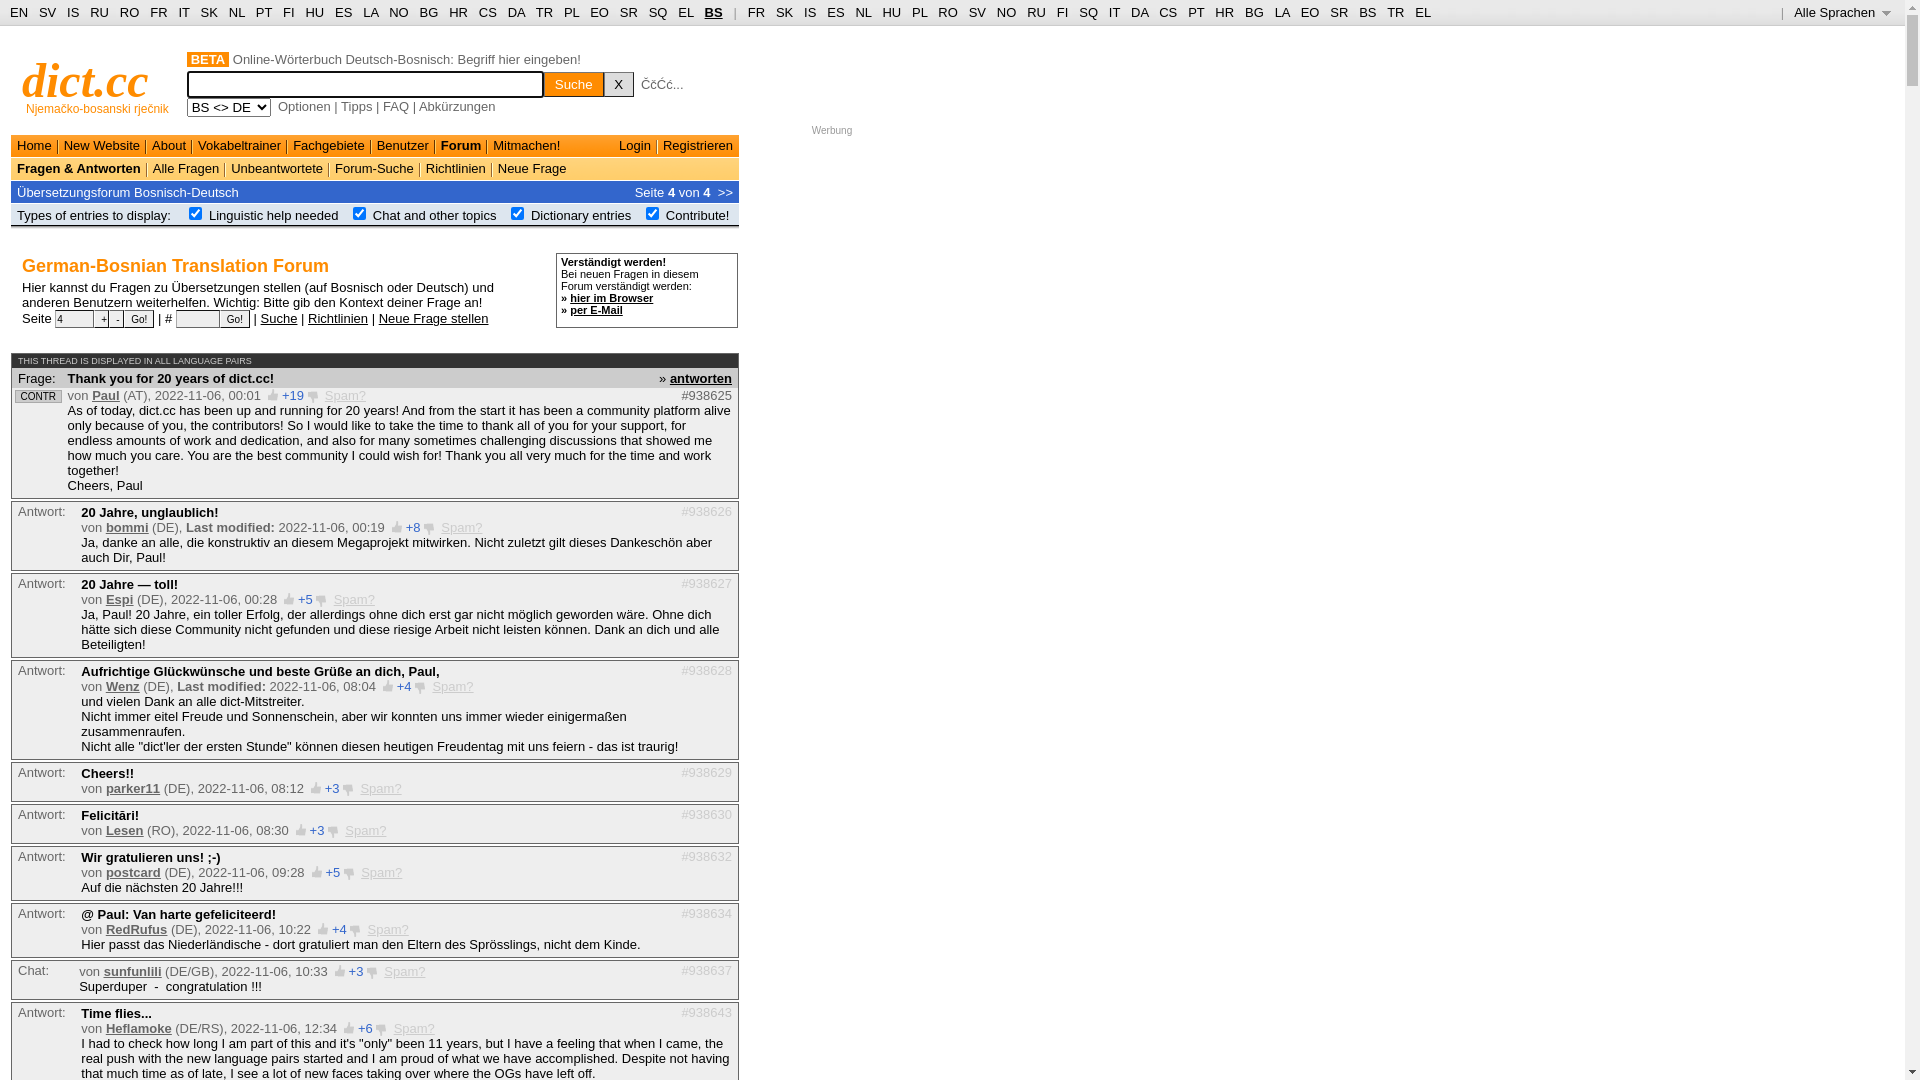 This screenshot has height=1080, width=1920. I want to click on 'Home', so click(17, 144).